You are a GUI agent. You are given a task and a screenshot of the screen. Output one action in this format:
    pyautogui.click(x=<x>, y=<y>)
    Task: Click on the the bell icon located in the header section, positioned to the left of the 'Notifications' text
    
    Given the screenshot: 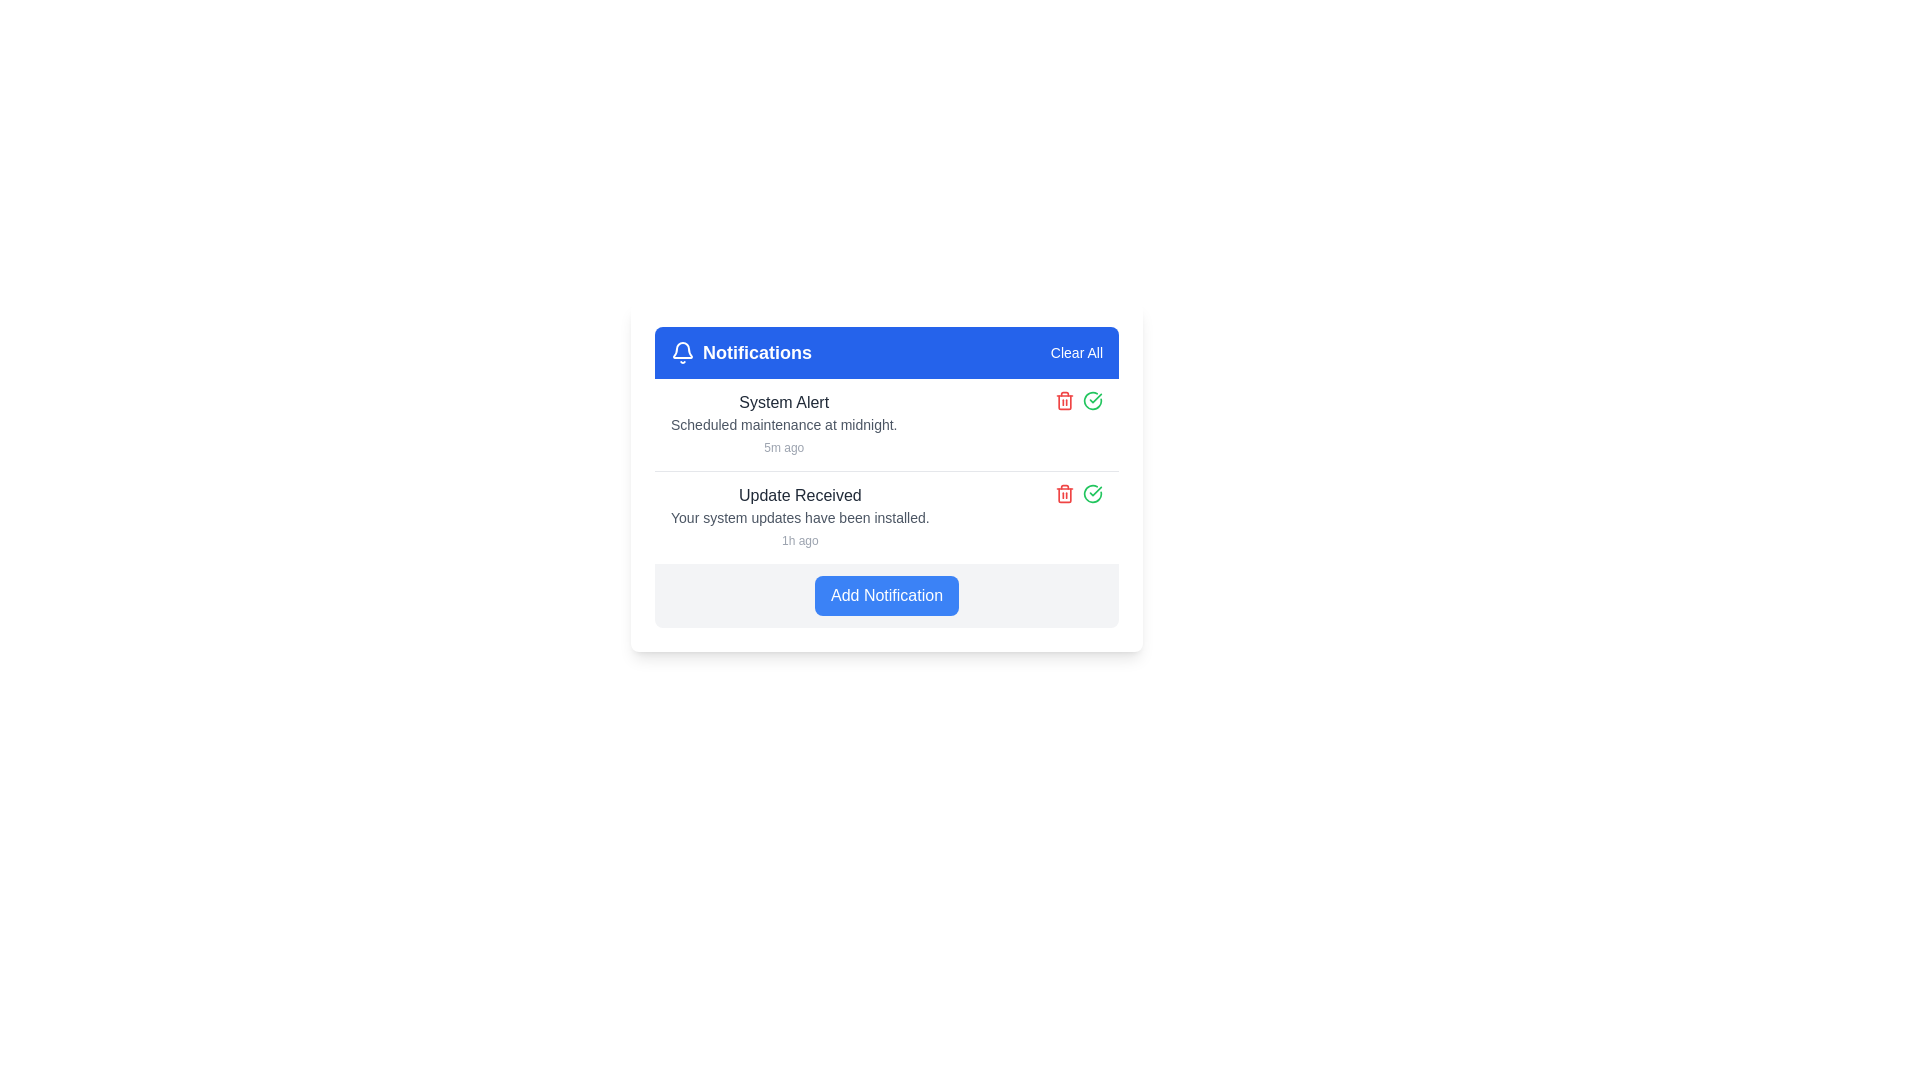 What is the action you would take?
    pyautogui.click(x=682, y=352)
    